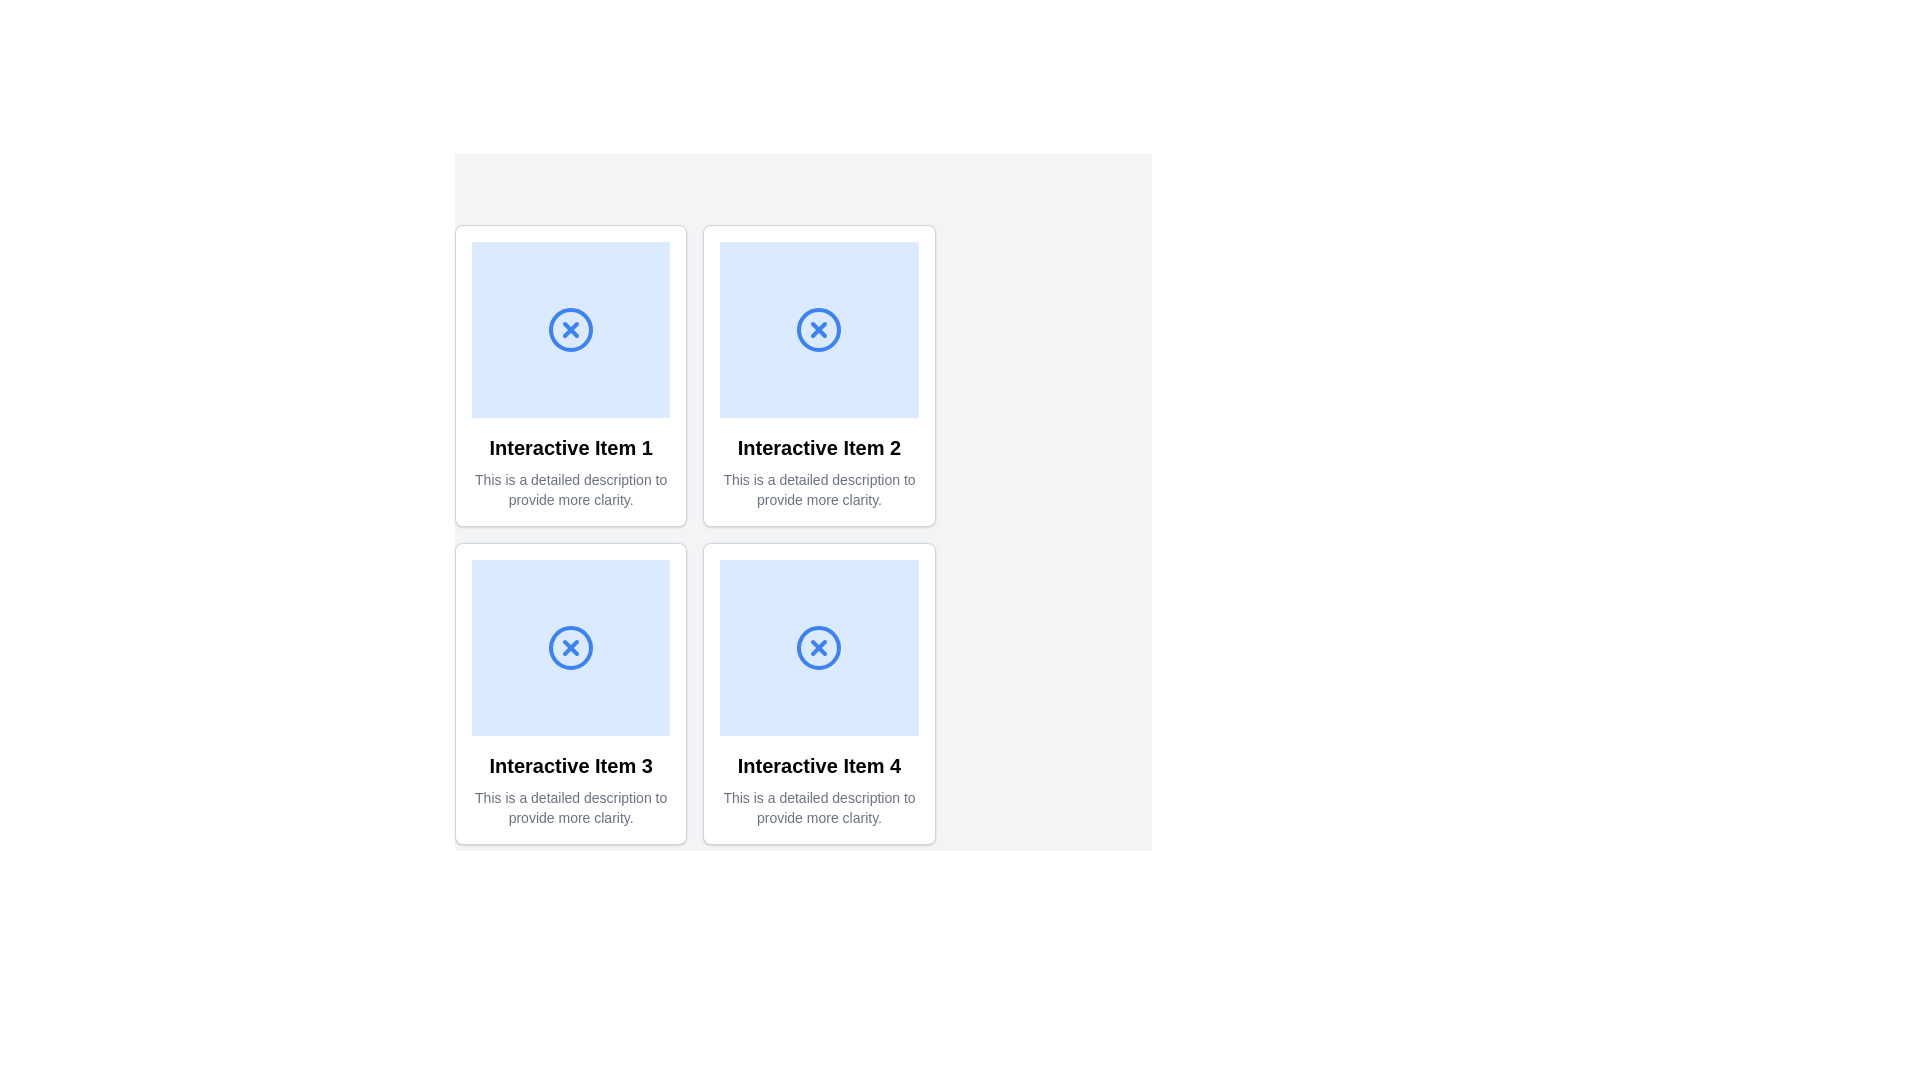 The image size is (1920, 1080). What do you see at coordinates (570, 375) in the screenshot?
I see `the first card in the two-column grid located at the top-left position to interact with its informational content` at bounding box center [570, 375].